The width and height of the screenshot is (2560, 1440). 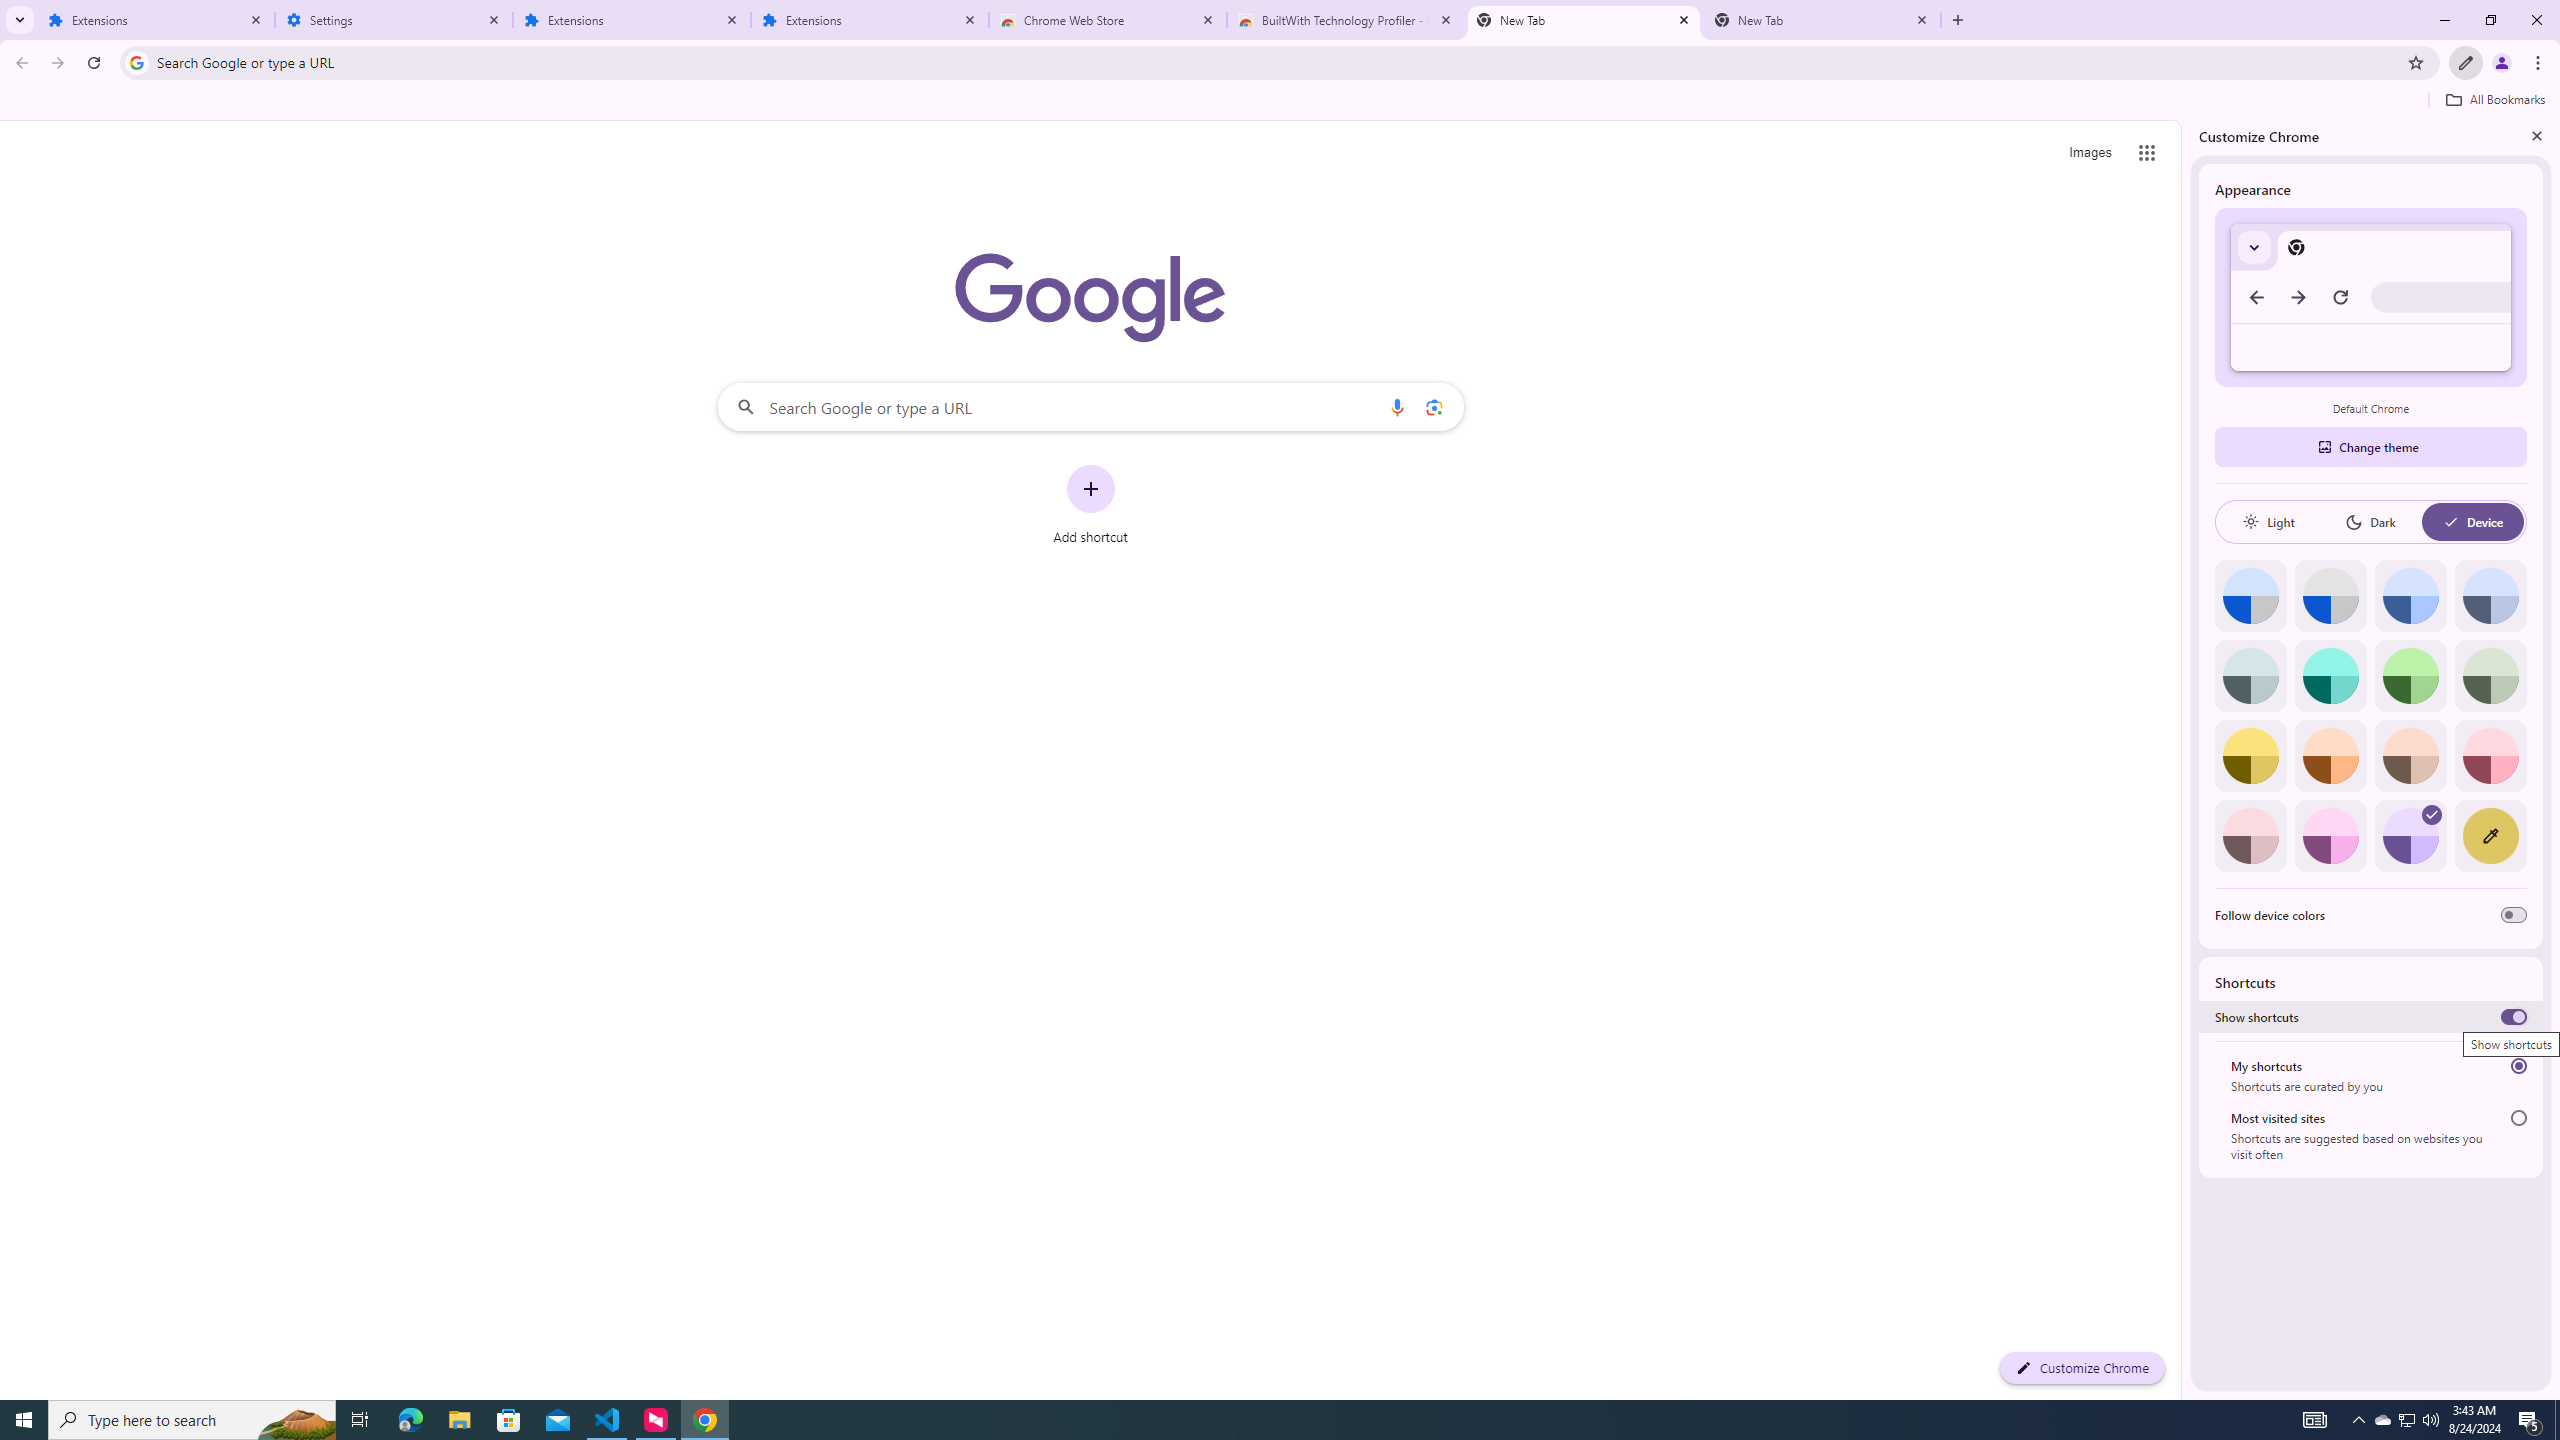 What do you see at coordinates (1434, 405) in the screenshot?
I see `'Search by image'` at bounding box center [1434, 405].